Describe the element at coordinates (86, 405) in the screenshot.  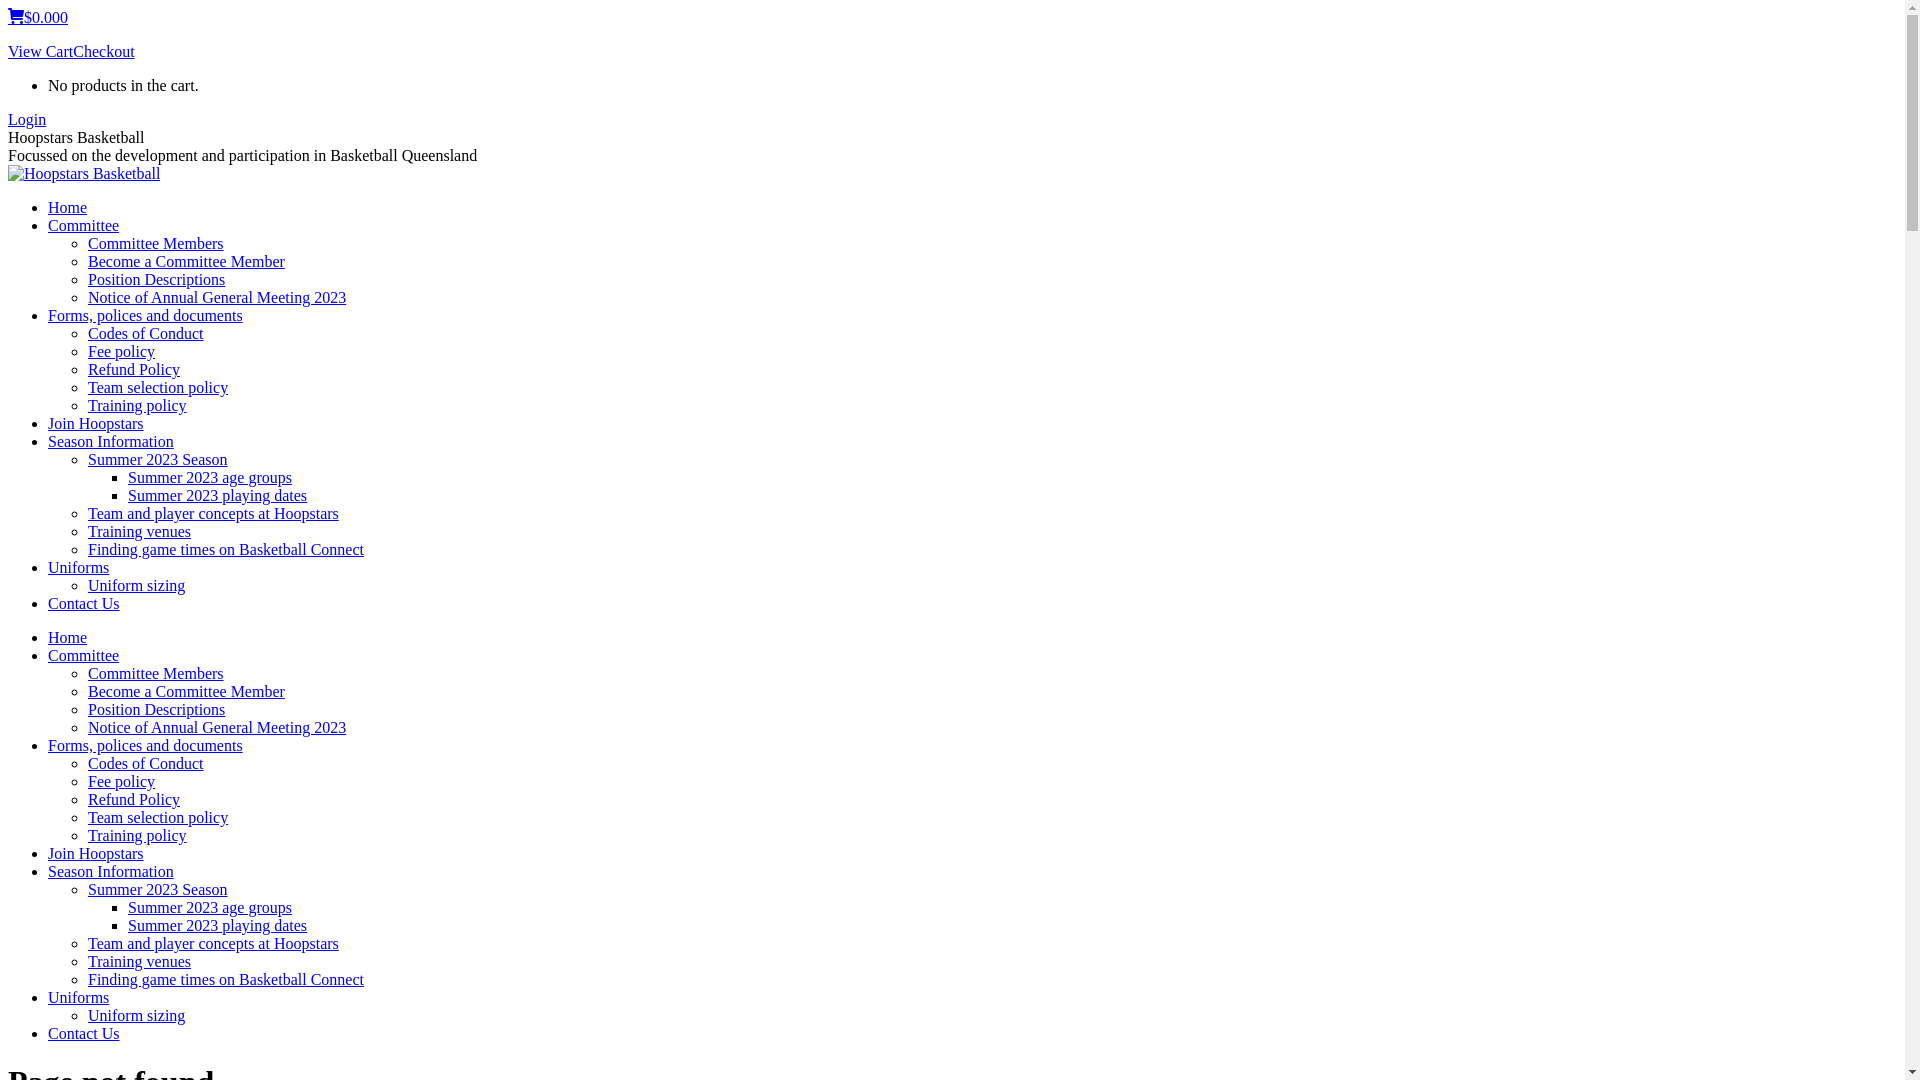
I see `'Training policy'` at that location.